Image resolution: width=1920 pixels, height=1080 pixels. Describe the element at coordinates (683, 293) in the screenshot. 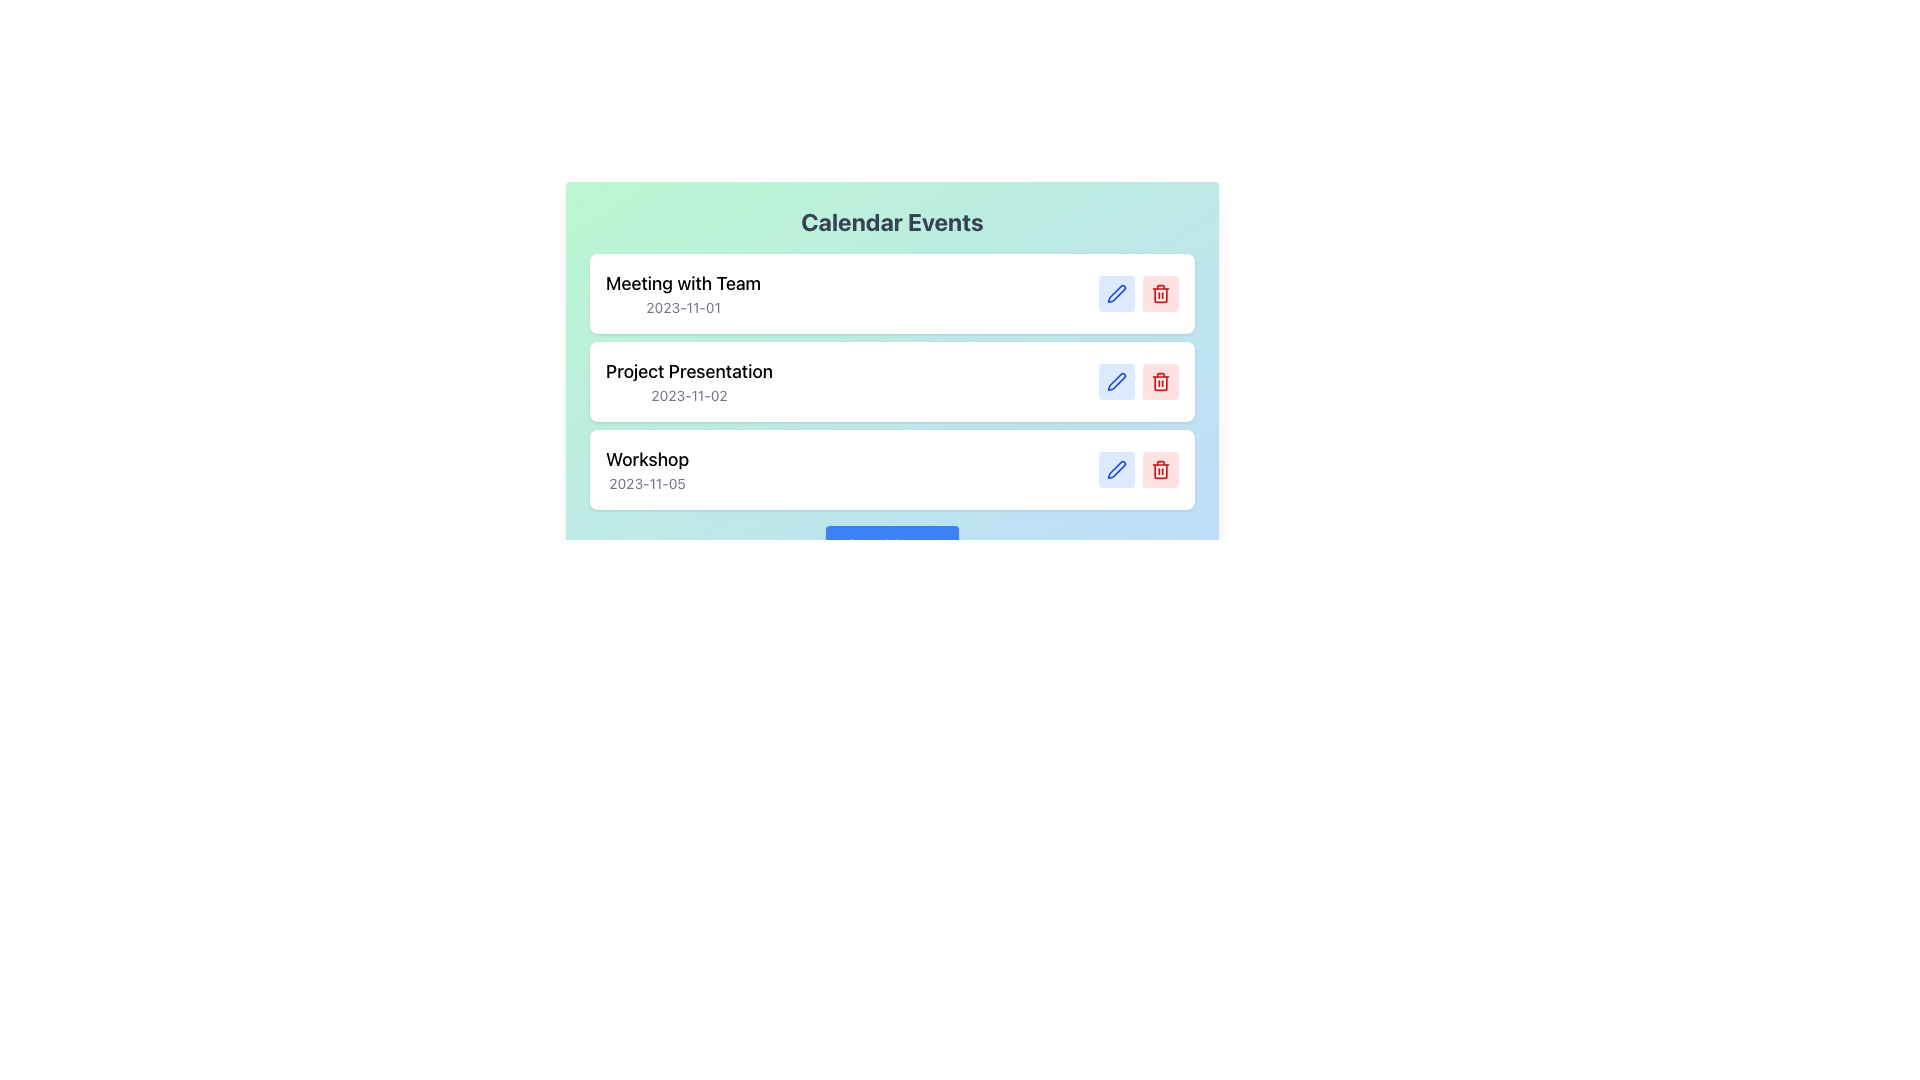

I see `the text element displaying 'Meeting with Team' and '2023-11-01', which is located in the first row of event entries, aligned to the left` at that location.